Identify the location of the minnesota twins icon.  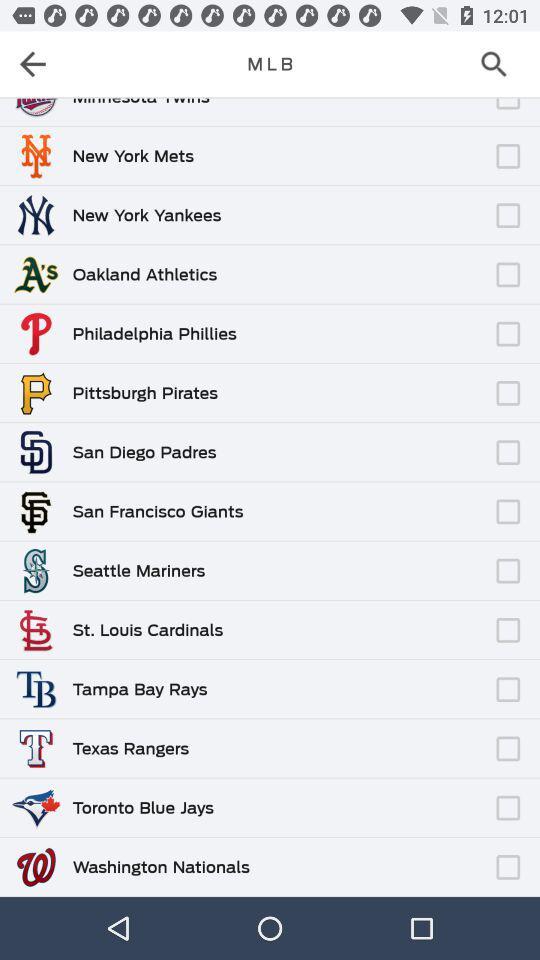
(140, 102).